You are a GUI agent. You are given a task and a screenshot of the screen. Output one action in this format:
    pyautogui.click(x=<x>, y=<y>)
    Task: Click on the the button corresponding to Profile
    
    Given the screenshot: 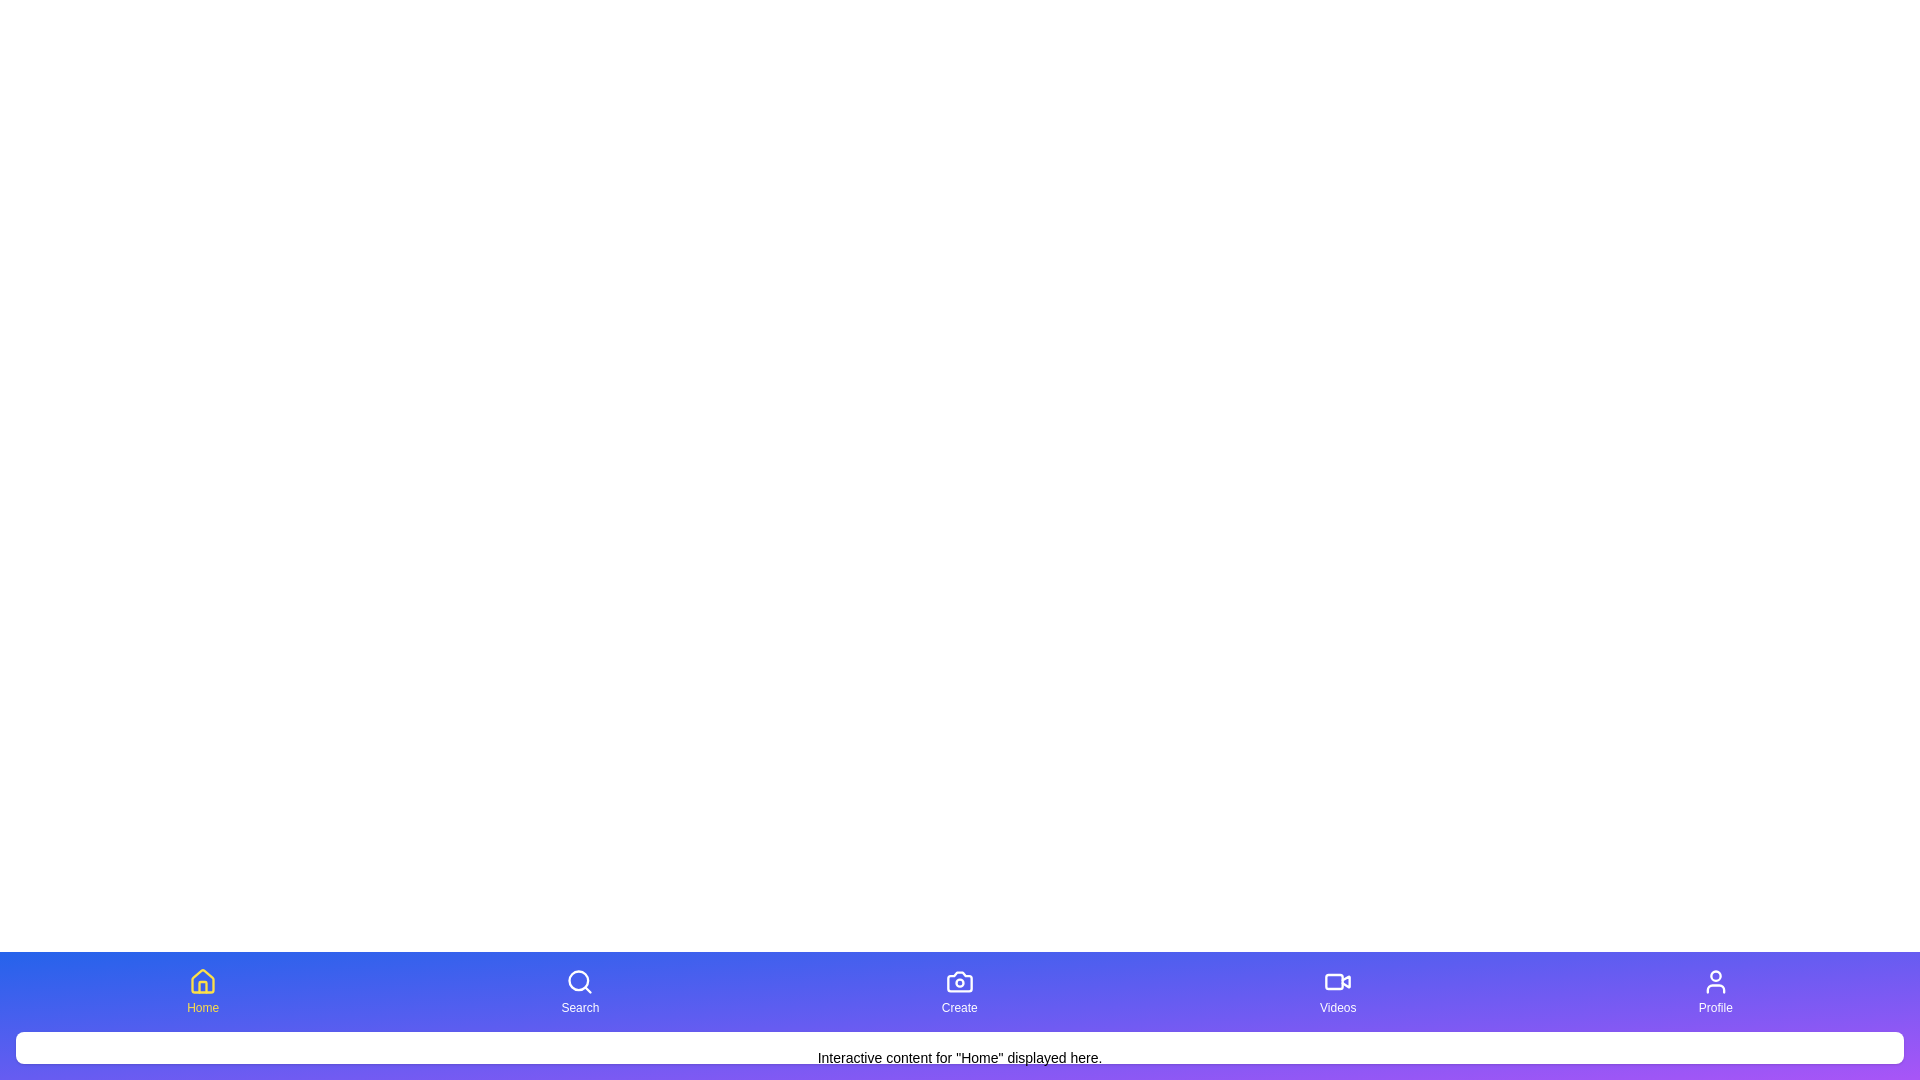 What is the action you would take?
    pyautogui.click(x=1715, y=991)
    